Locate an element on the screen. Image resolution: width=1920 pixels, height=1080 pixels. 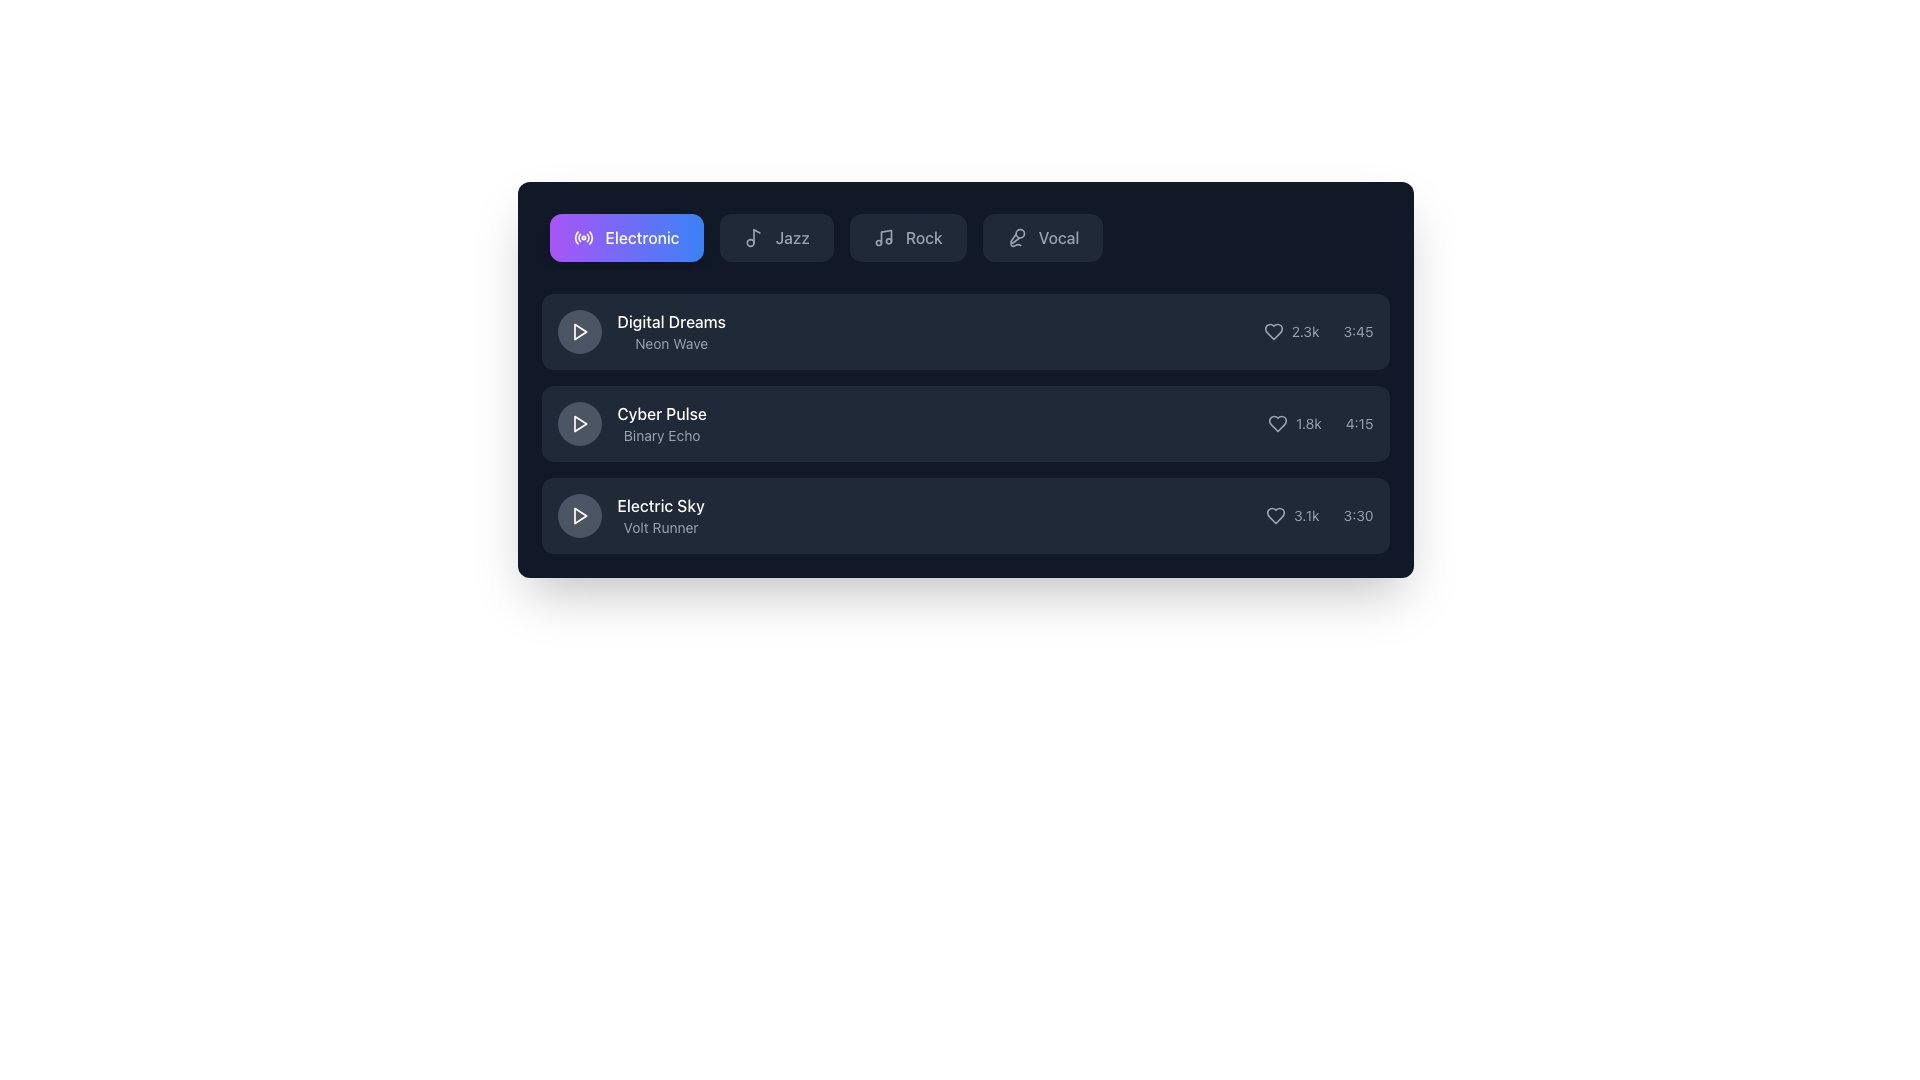
the text label displaying the song title 'Cyber Pulse' and artist 'Binary Echo', located in the second row of the playlist interface, adjacent to the play button icon is located at coordinates (662, 423).